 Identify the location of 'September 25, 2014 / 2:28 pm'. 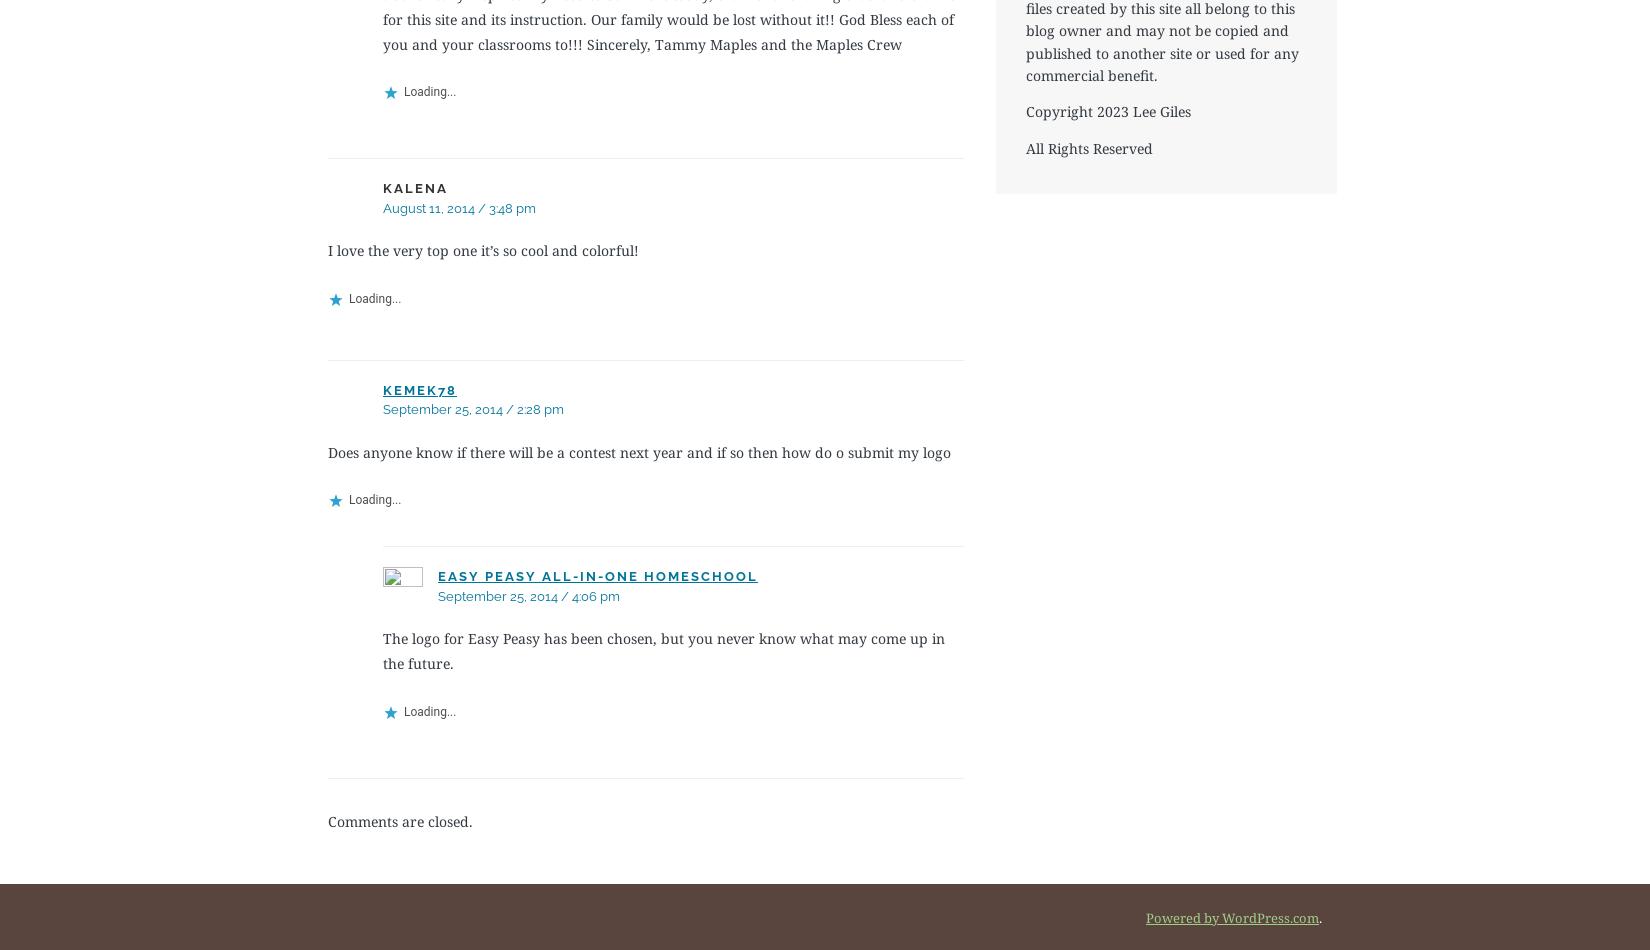
(472, 408).